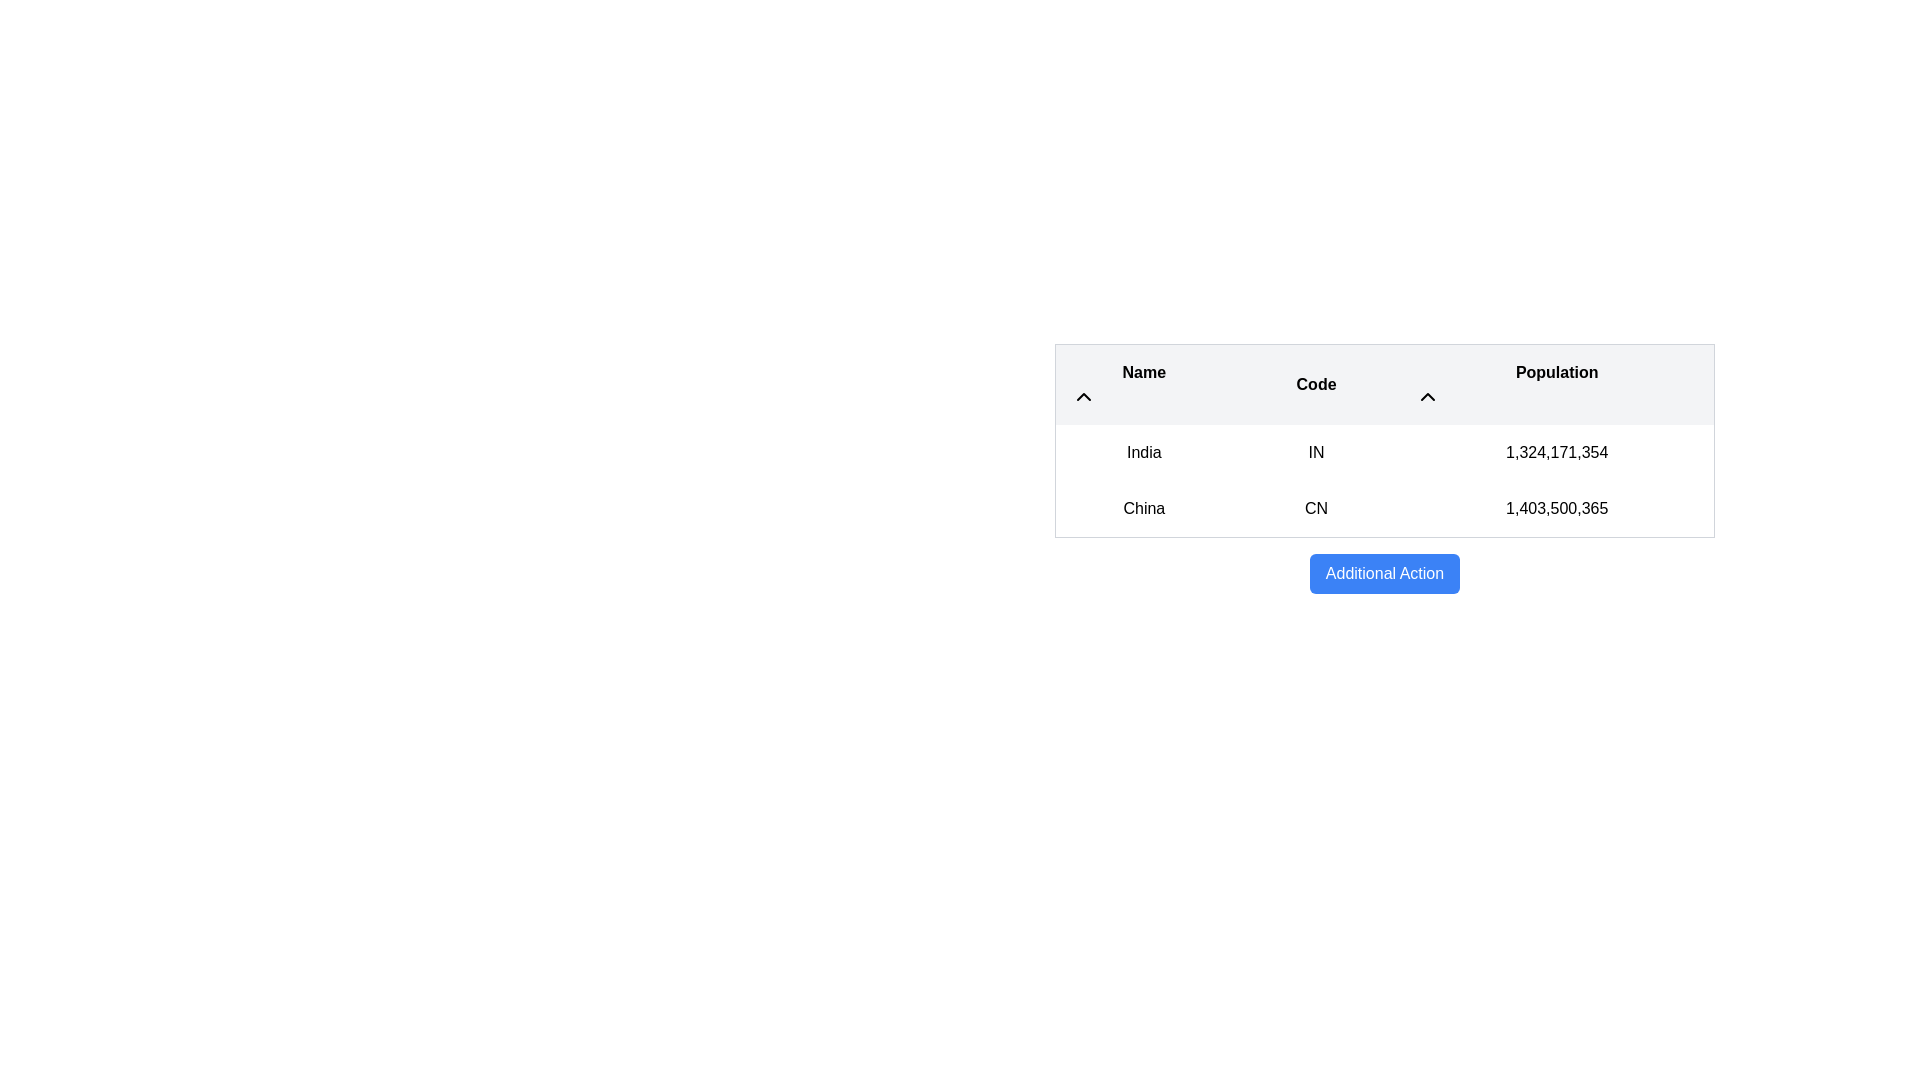 The height and width of the screenshot is (1080, 1920). I want to click on the text label 'IN' within the first row of the table under the 'Code' column, which is bold and centered, indicating a country code, so click(1316, 452).